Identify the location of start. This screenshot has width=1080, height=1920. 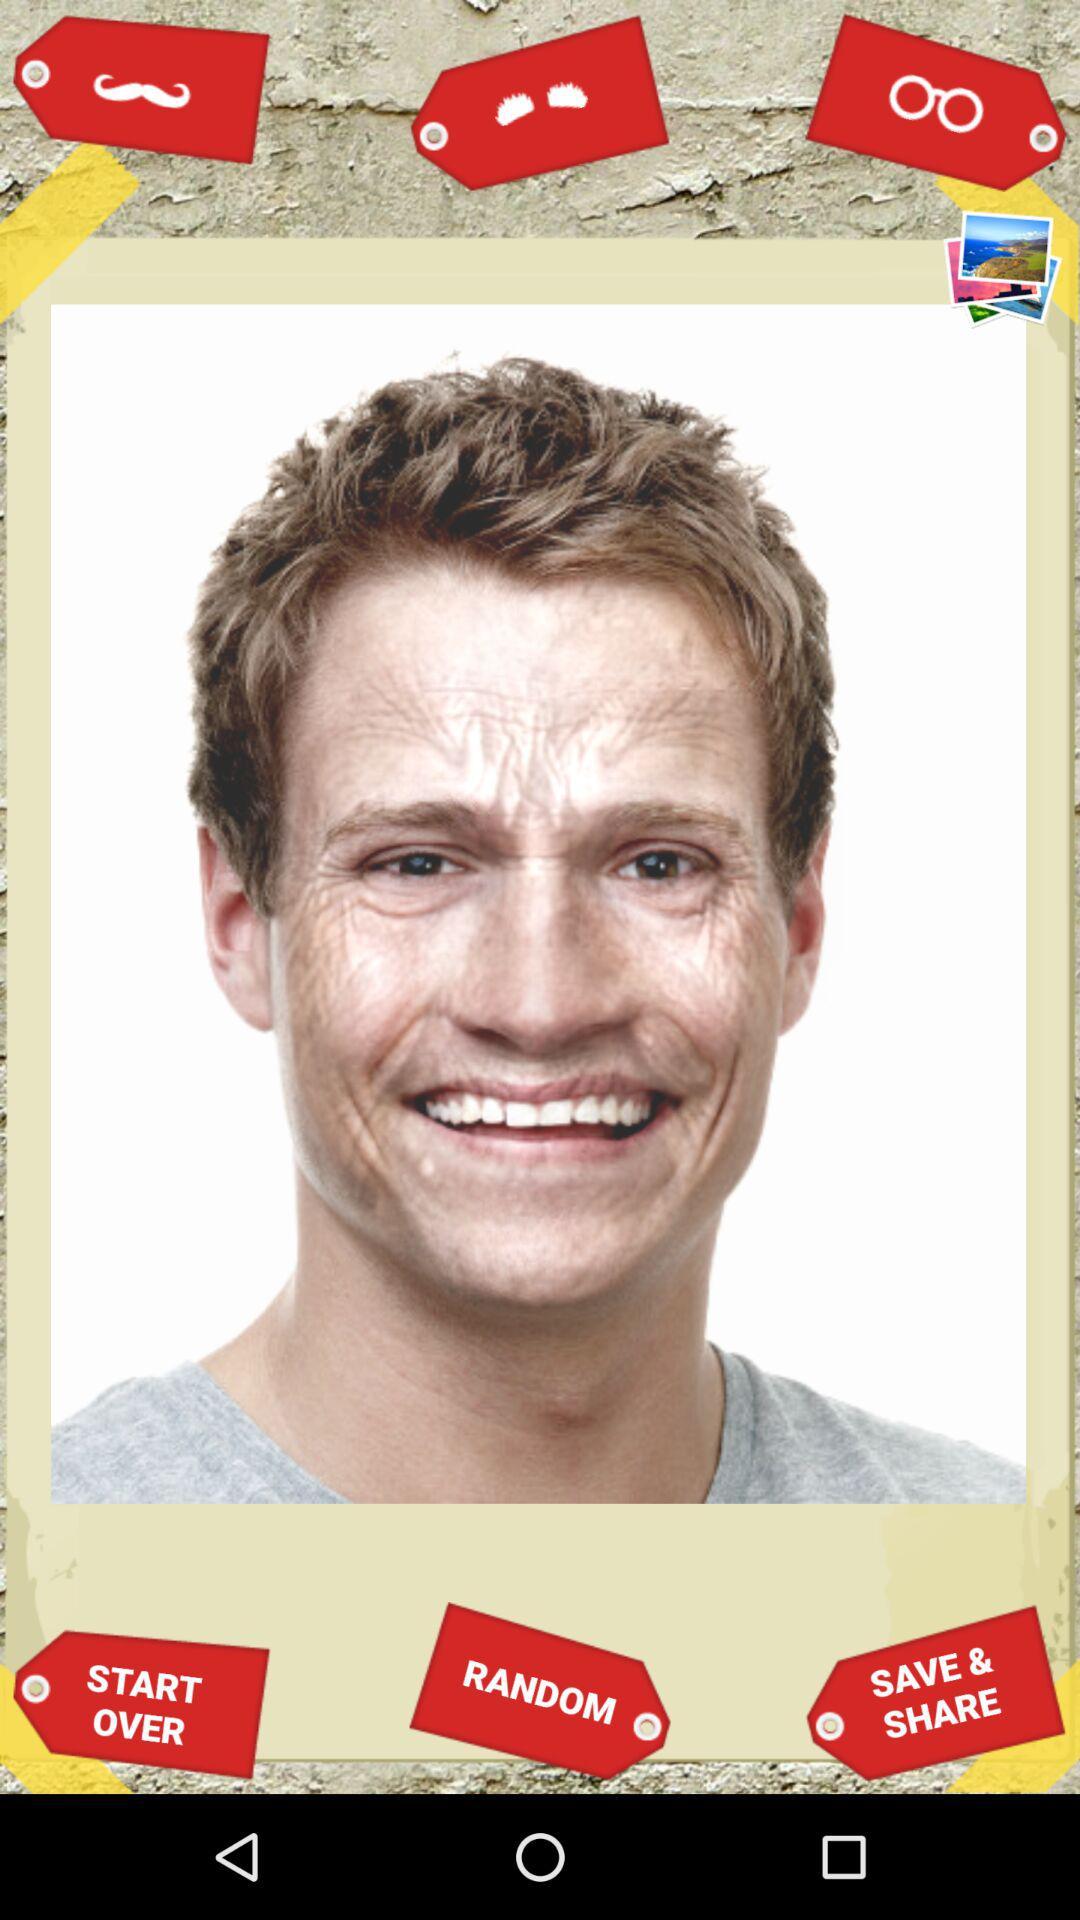
(141, 1703).